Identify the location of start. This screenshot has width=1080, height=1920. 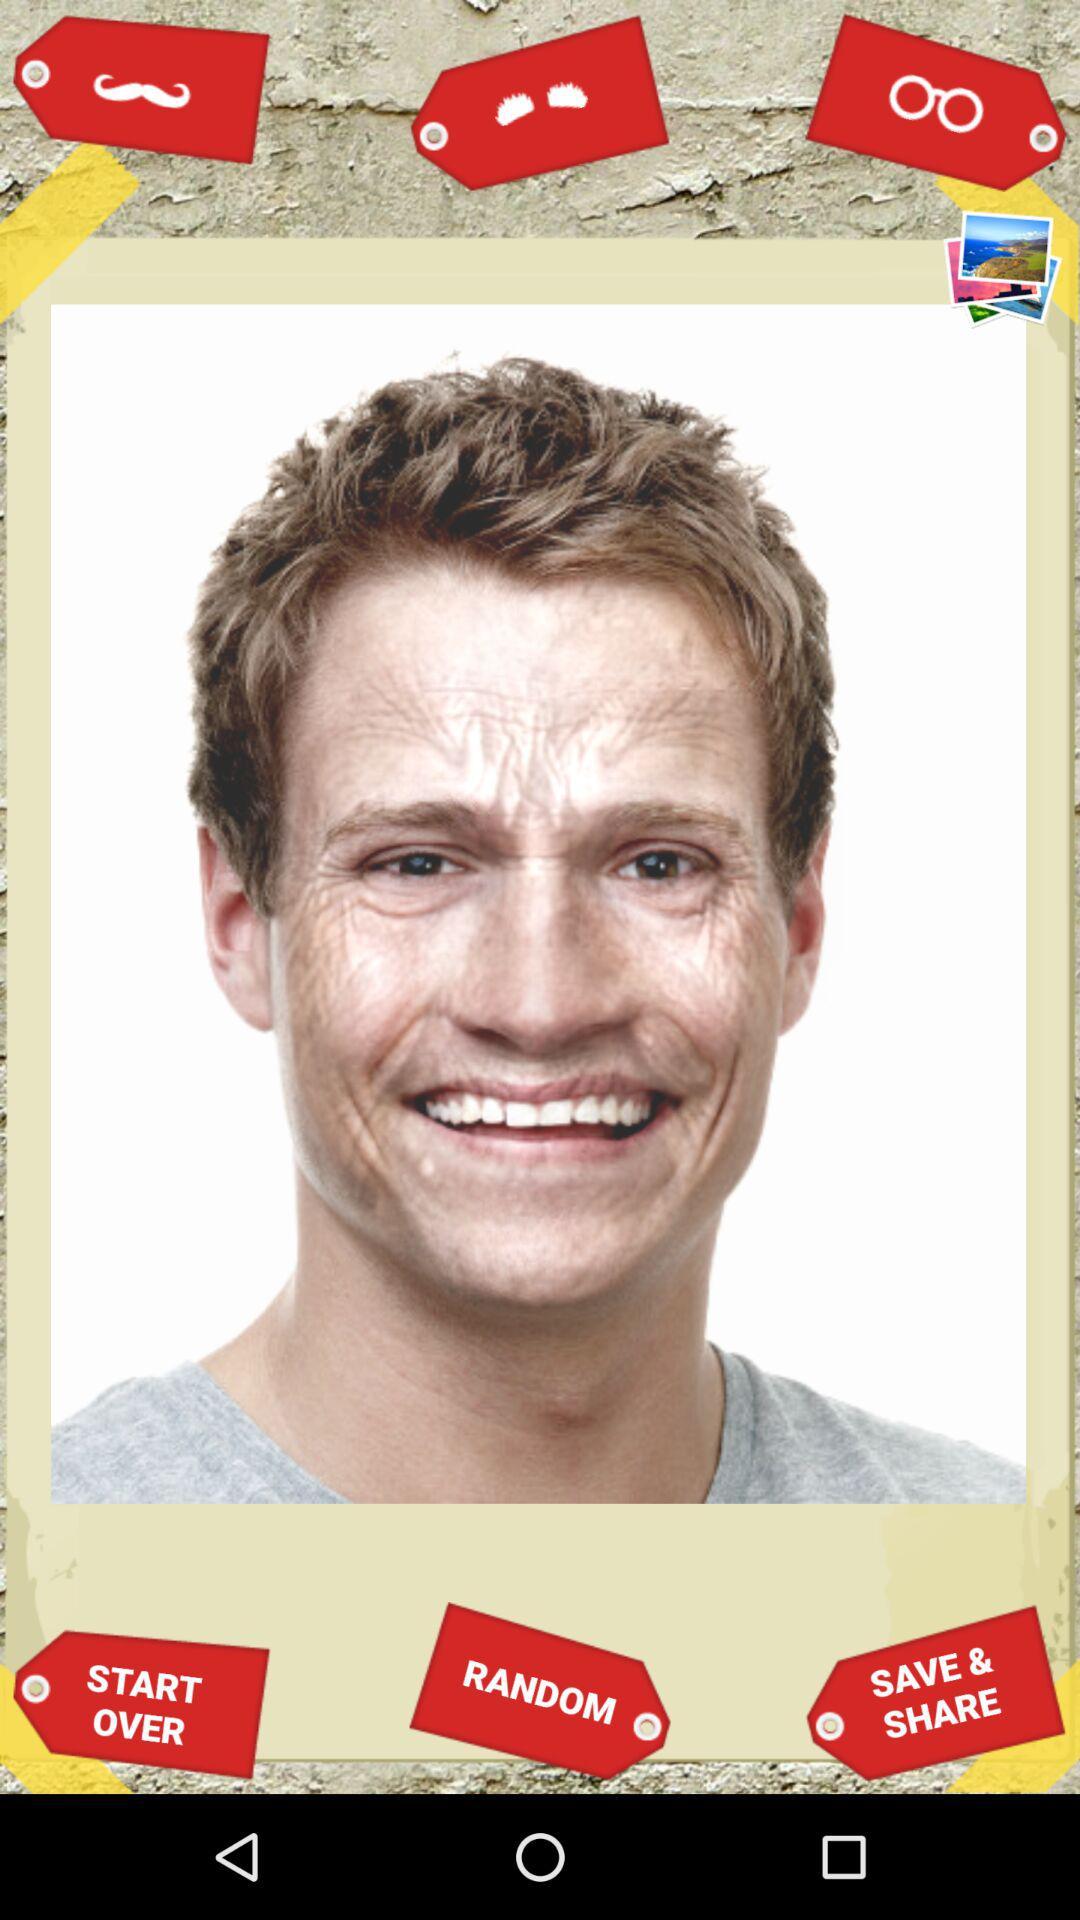
(141, 1703).